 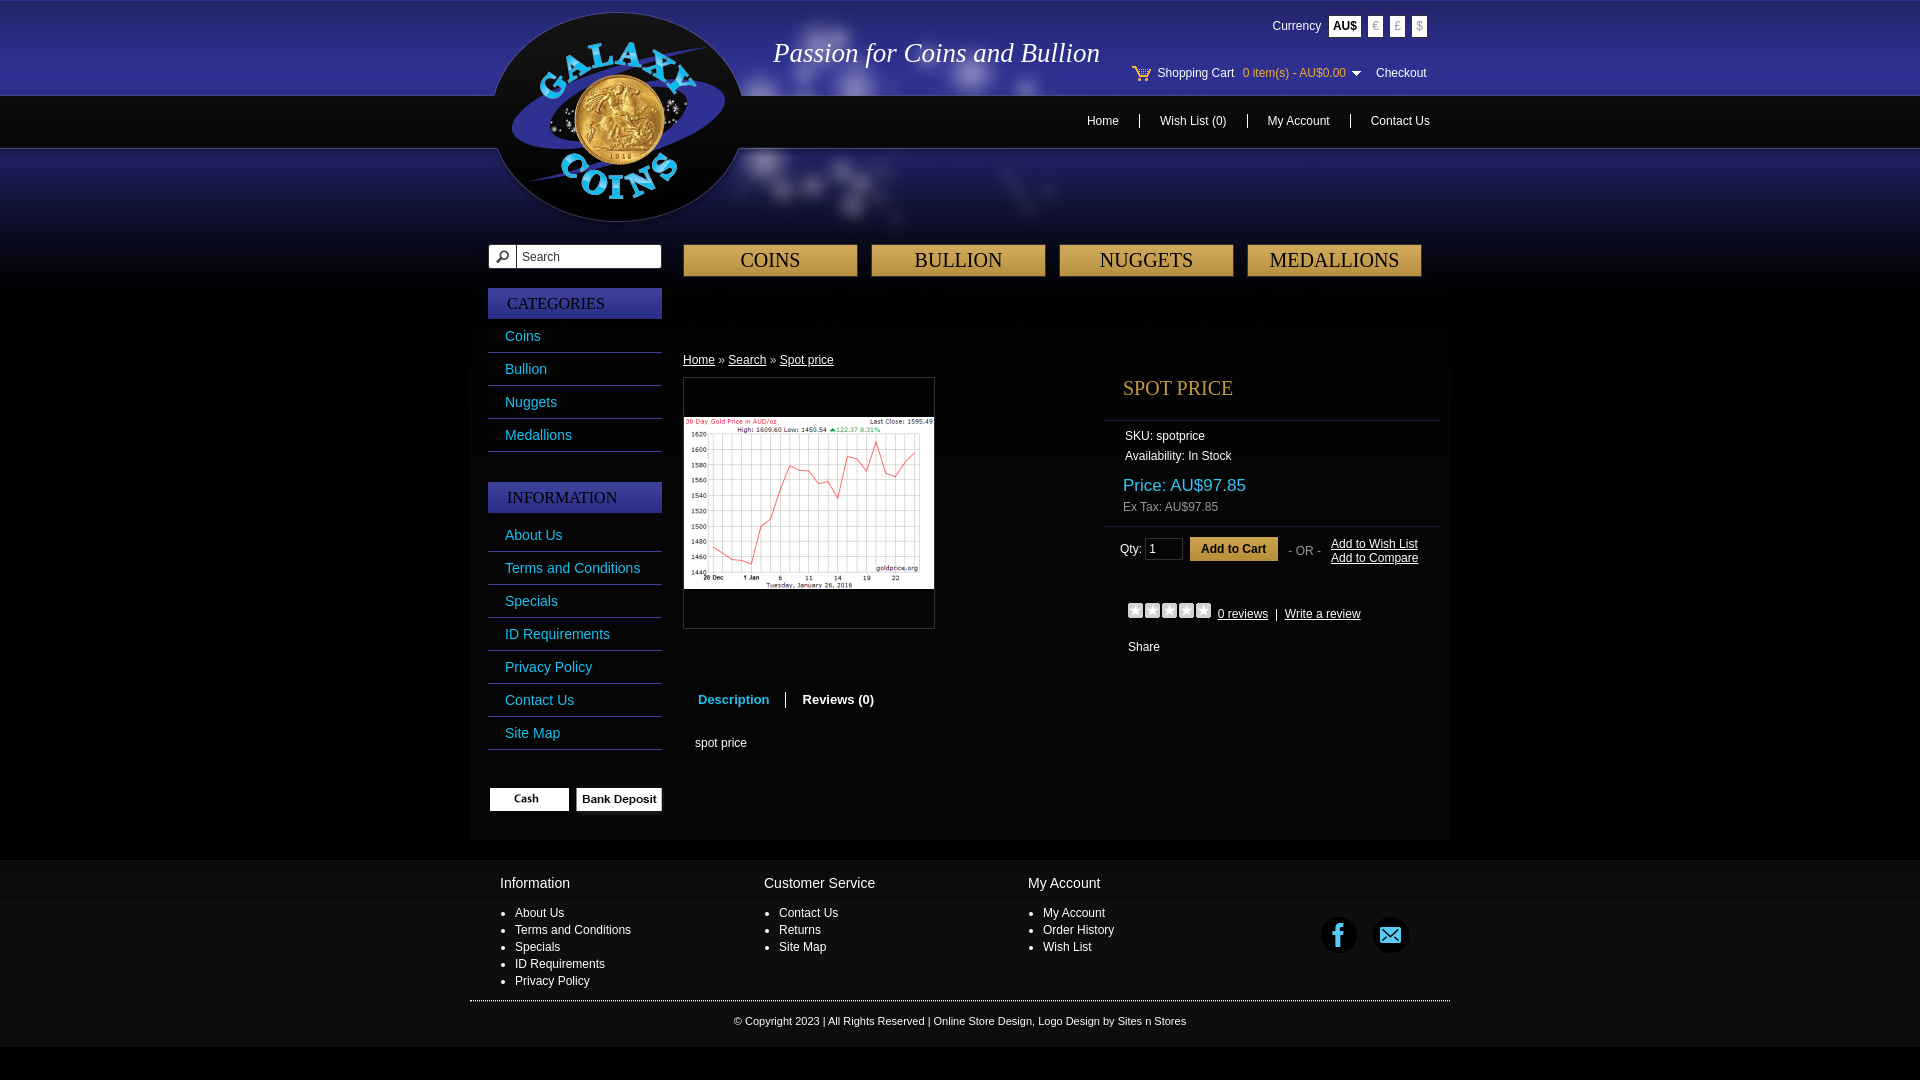 I want to click on 'Wish List (0)', so click(x=1193, y=120).